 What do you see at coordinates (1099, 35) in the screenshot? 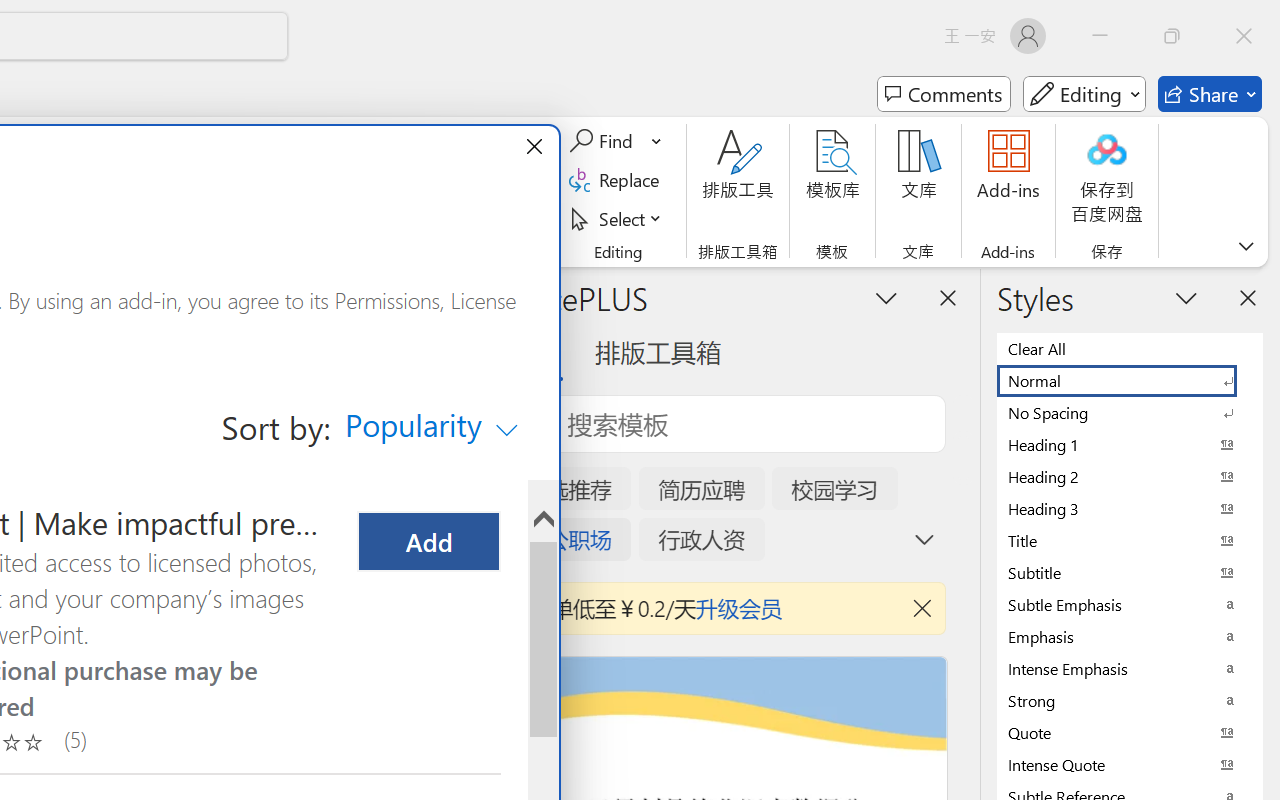
I see `'Minimize'` at bounding box center [1099, 35].